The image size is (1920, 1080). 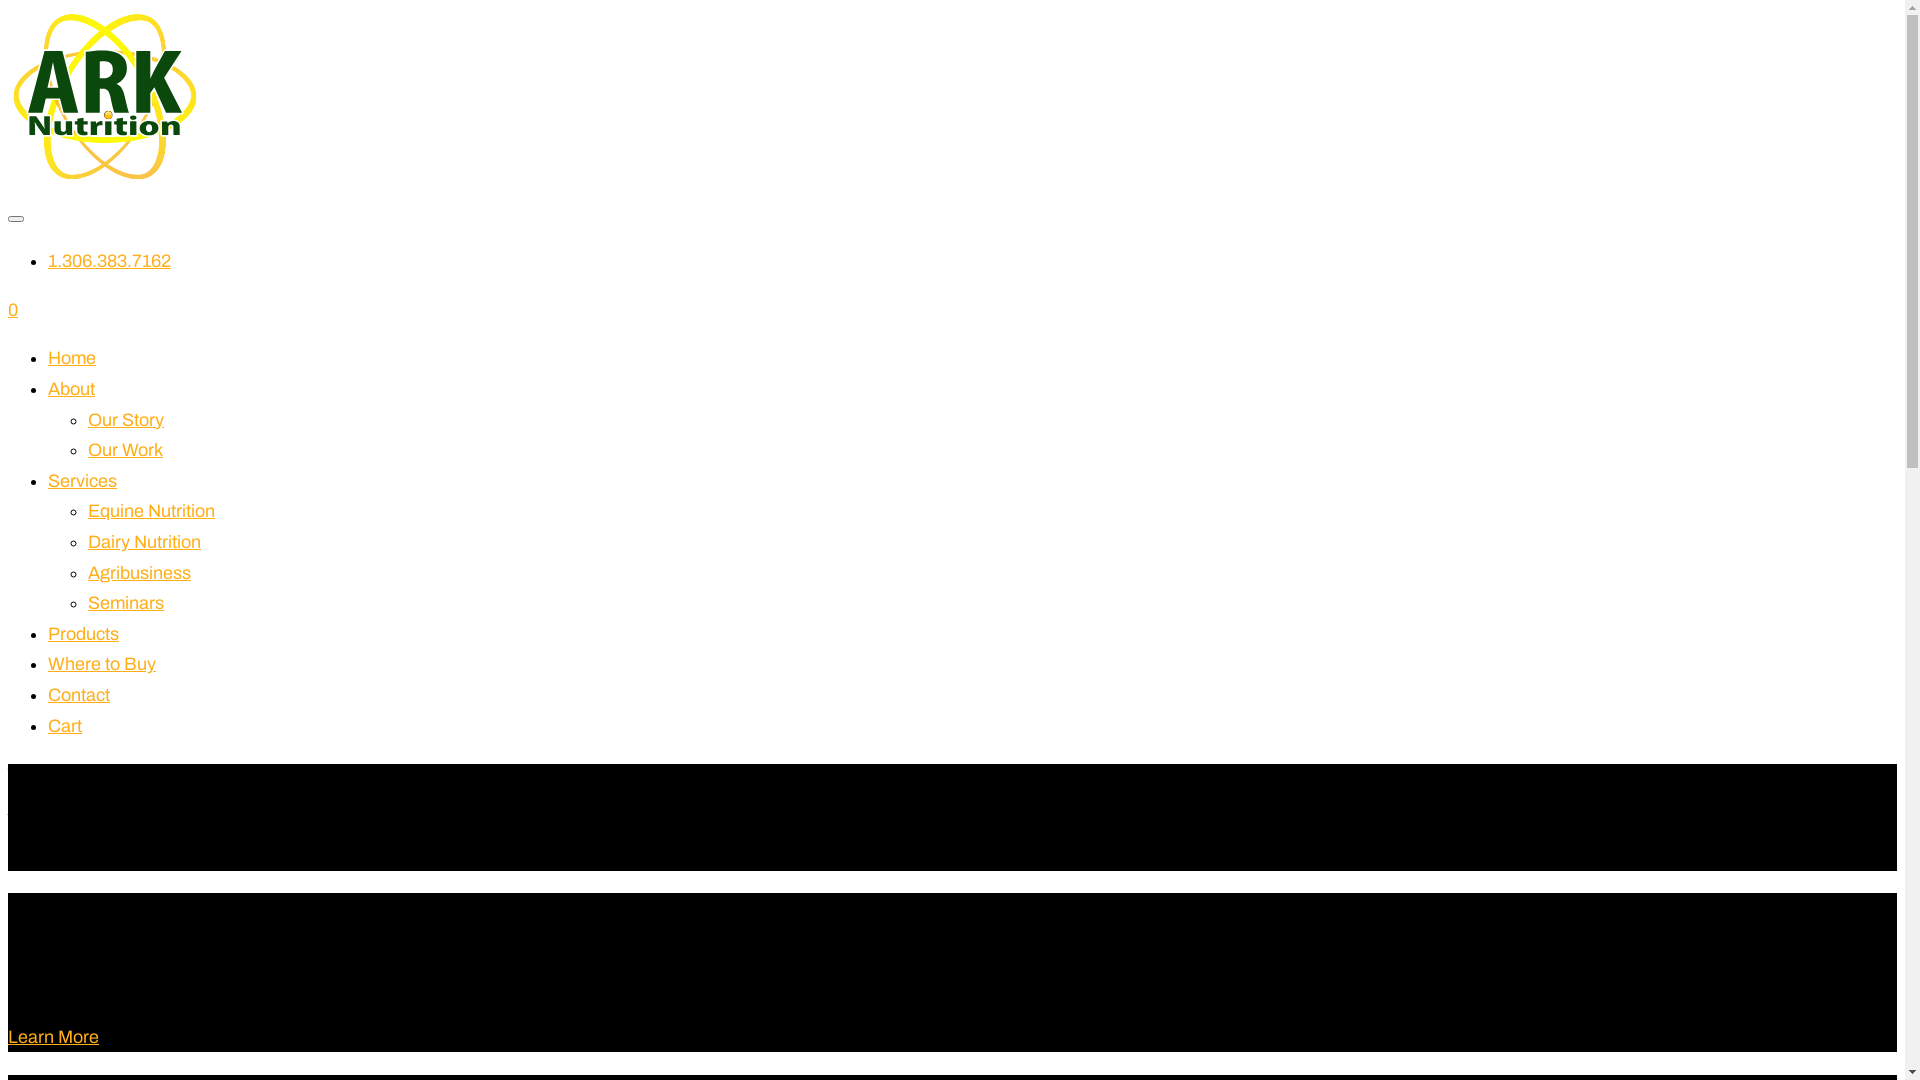 What do you see at coordinates (124, 601) in the screenshot?
I see `'Seminars'` at bounding box center [124, 601].